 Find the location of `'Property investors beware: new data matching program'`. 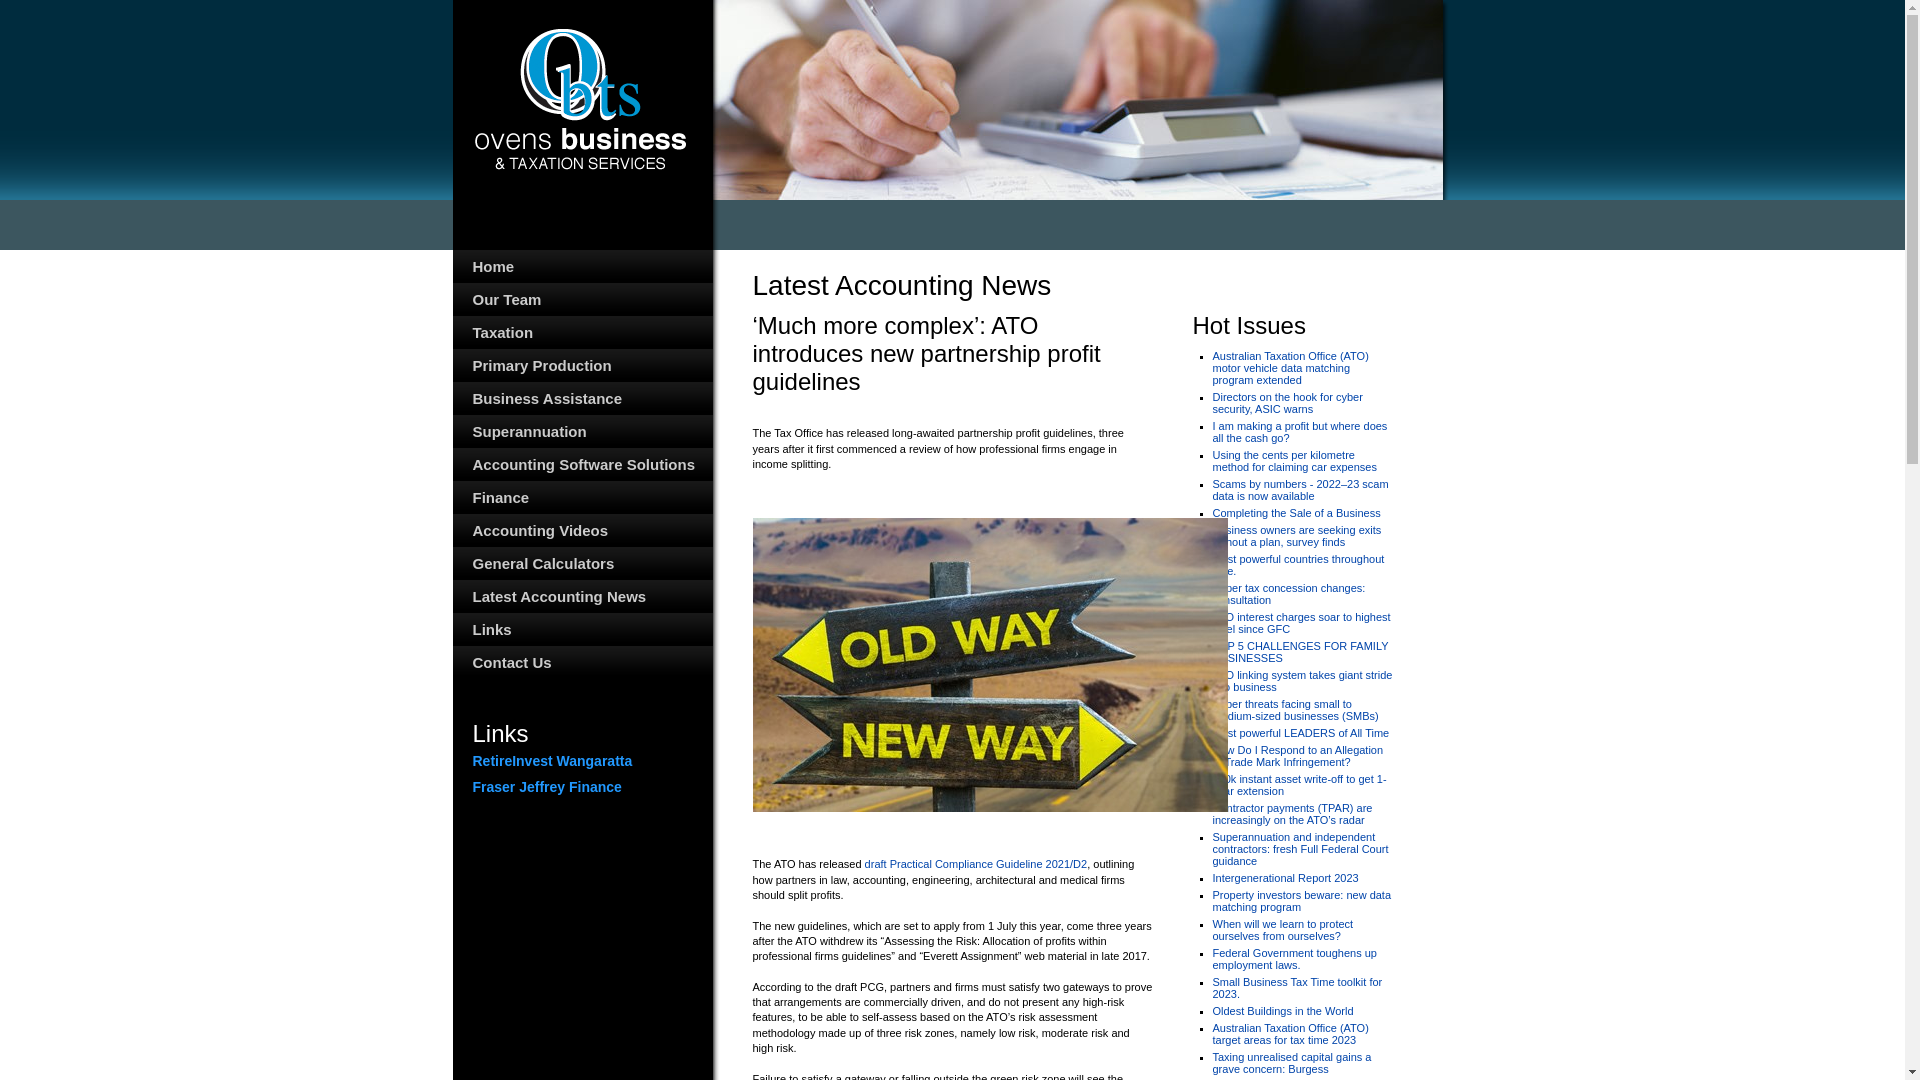

'Property investors beware: new data matching program' is located at coordinates (1301, 901).